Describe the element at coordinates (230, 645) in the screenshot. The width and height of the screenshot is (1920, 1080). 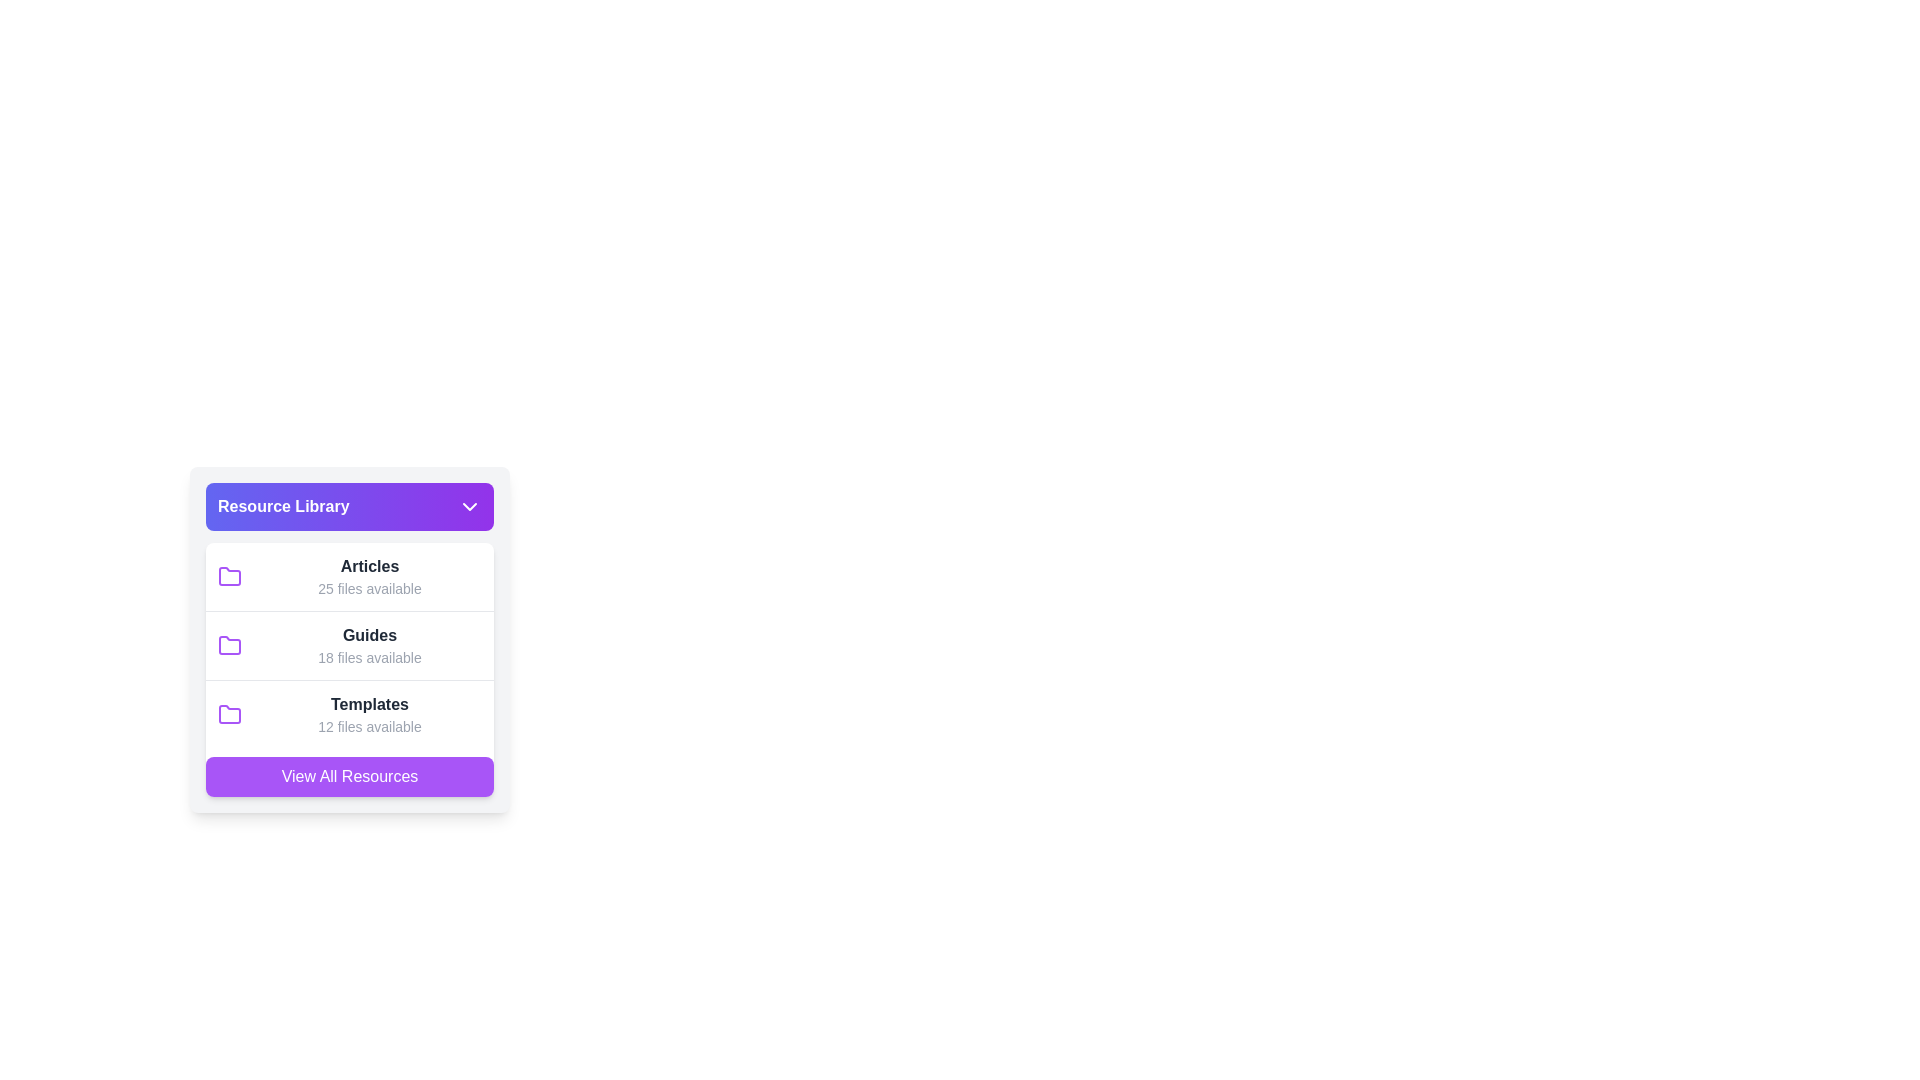
I see `the second folder icon labeled 'Guides' in the 'Resource Library' dropdown menu, which is a purple folder icon positioned between 'Articles' and 'Templates'` at that location.